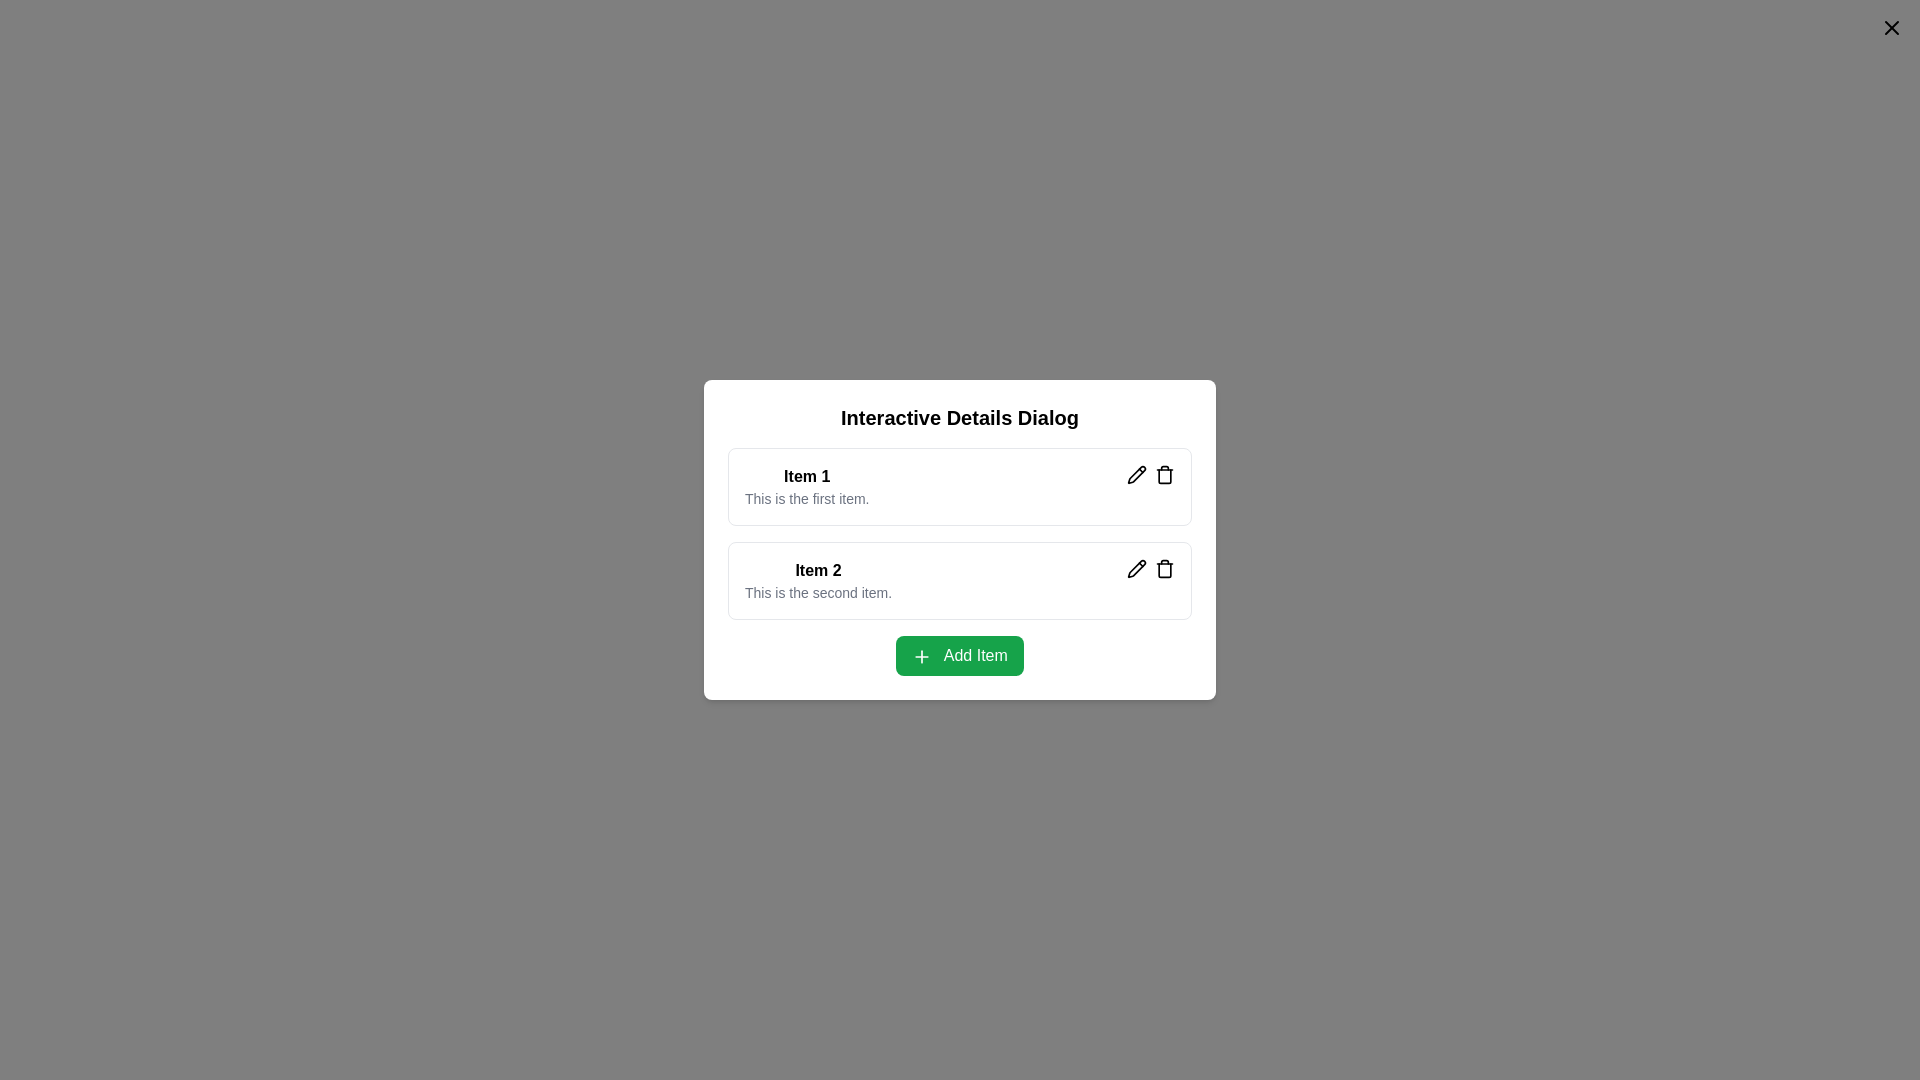 Image resolution: width=1920 pixels, height=1080 pixels. What do you see at coordinates (1151, 569) in the screenshot?
I see `the trash can icon within the icon group for edit and delete actions located at the bottom-right corner of the second item block in the dialog` at bounding box center [1151, 569].